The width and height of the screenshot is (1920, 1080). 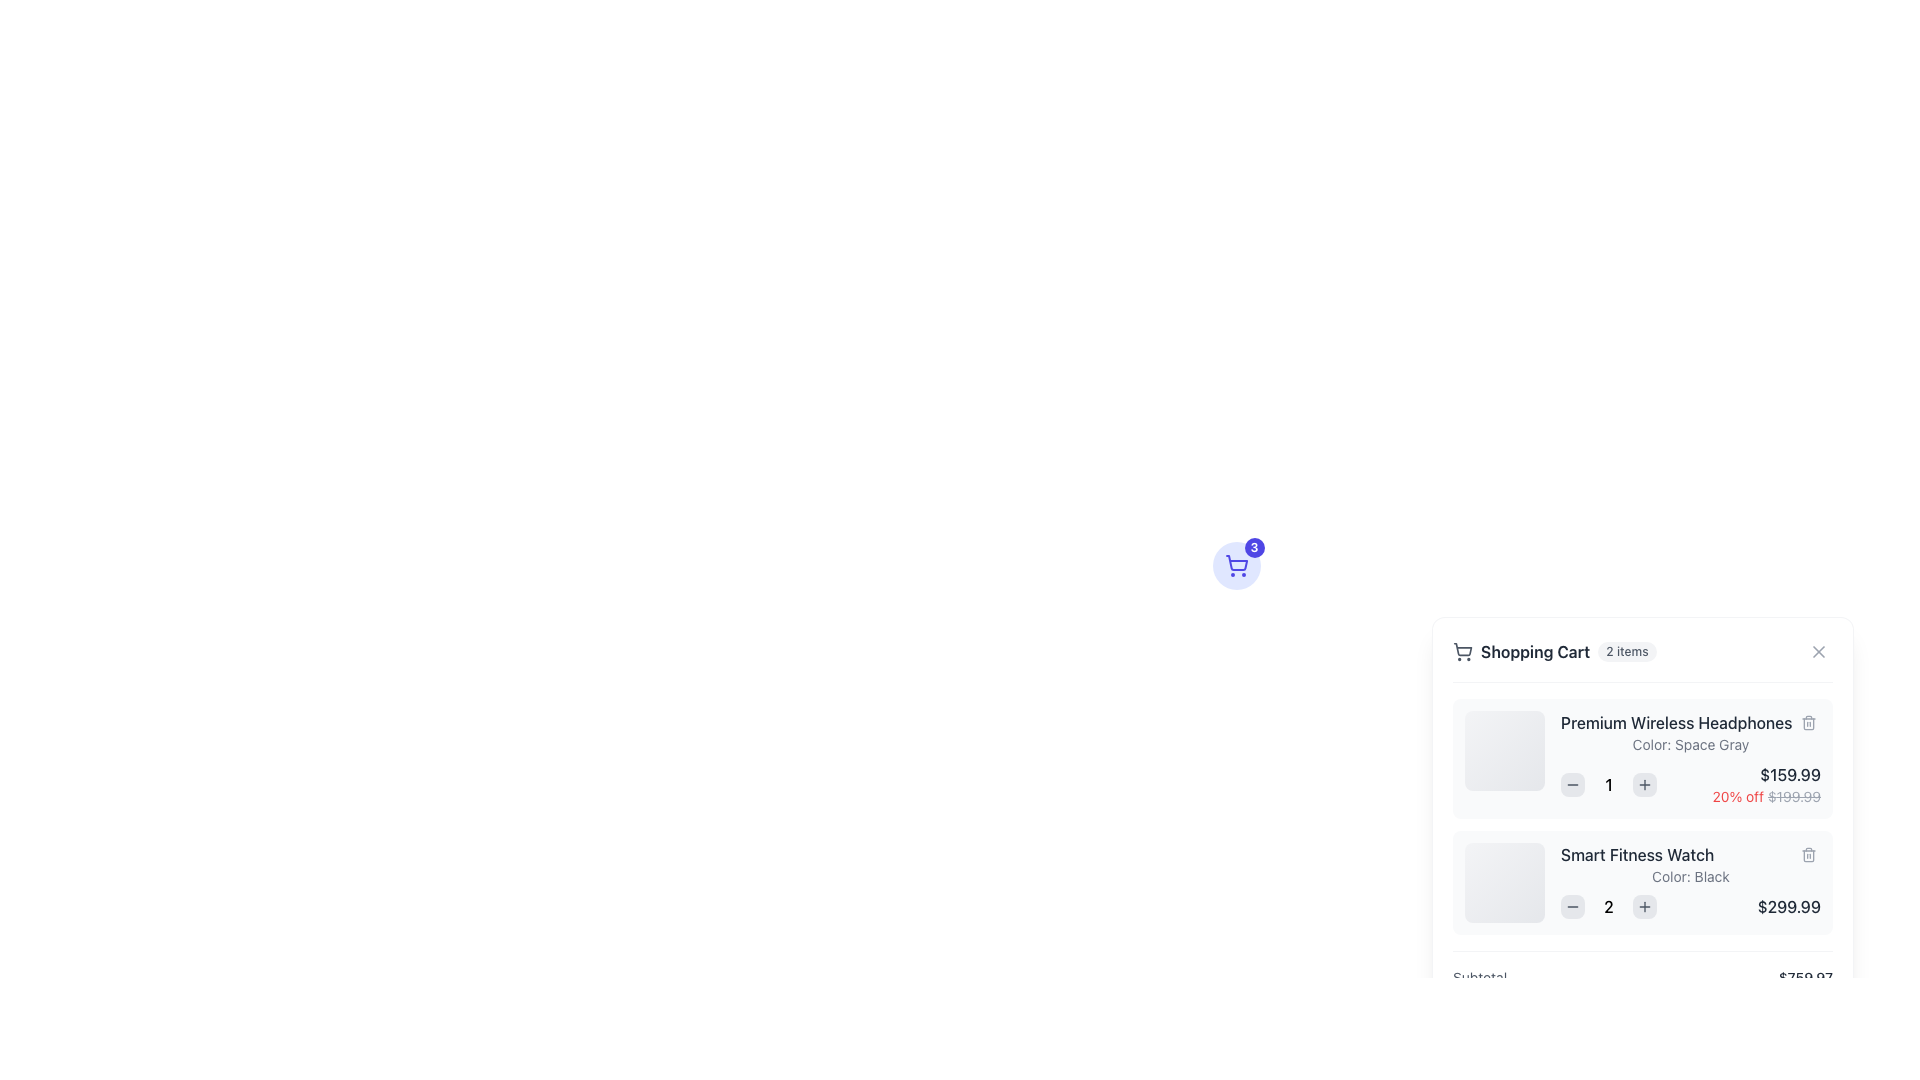 I want to click on the delete icon button for the 'Premium Wireless Headphones' in the shopping cart, so click(x=1809, y=855).